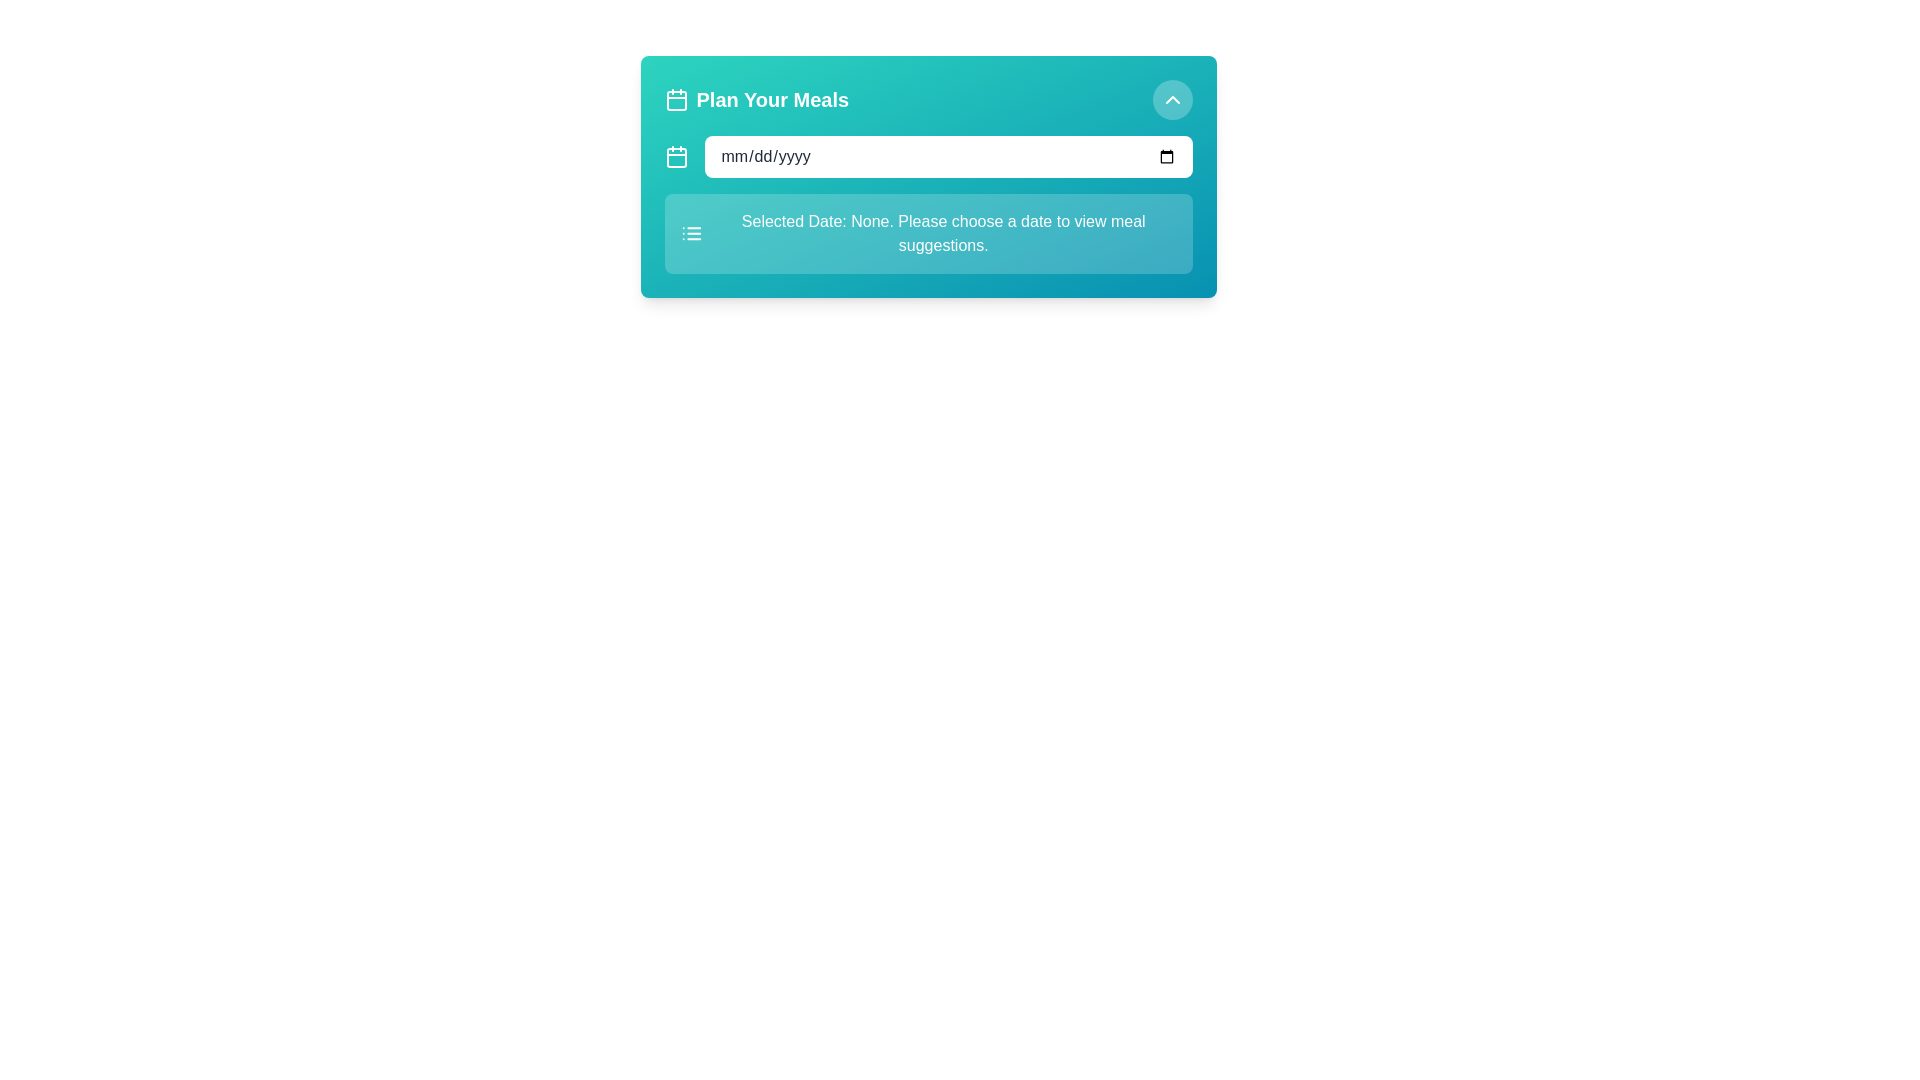 This screenshot has width=1920, height=1080. What do you see at coordinates (1172, 100) in the screenshot?
I see `the upward-facing chevron button icon located in the upper right corner of the teal card interface` at bounding box center [1172, 100].